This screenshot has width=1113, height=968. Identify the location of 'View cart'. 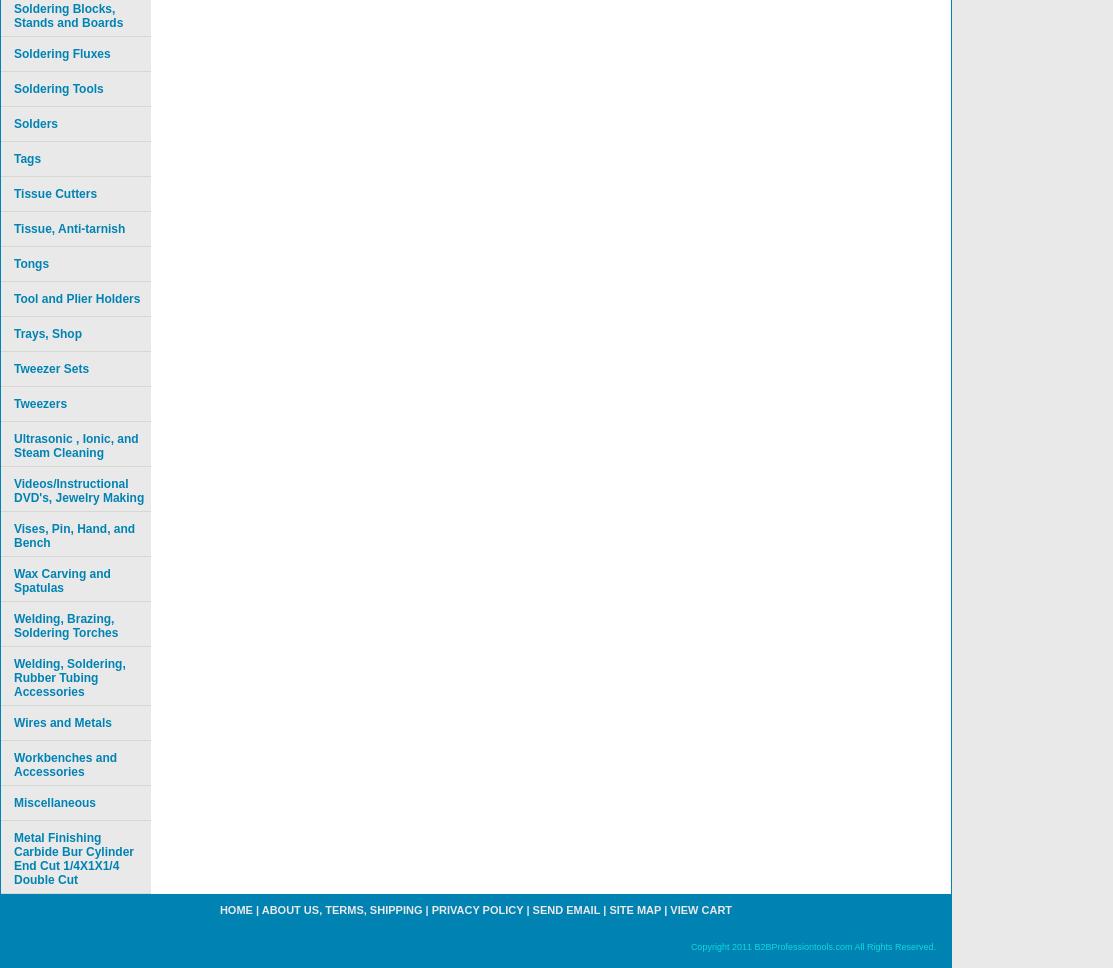
(700, 910).